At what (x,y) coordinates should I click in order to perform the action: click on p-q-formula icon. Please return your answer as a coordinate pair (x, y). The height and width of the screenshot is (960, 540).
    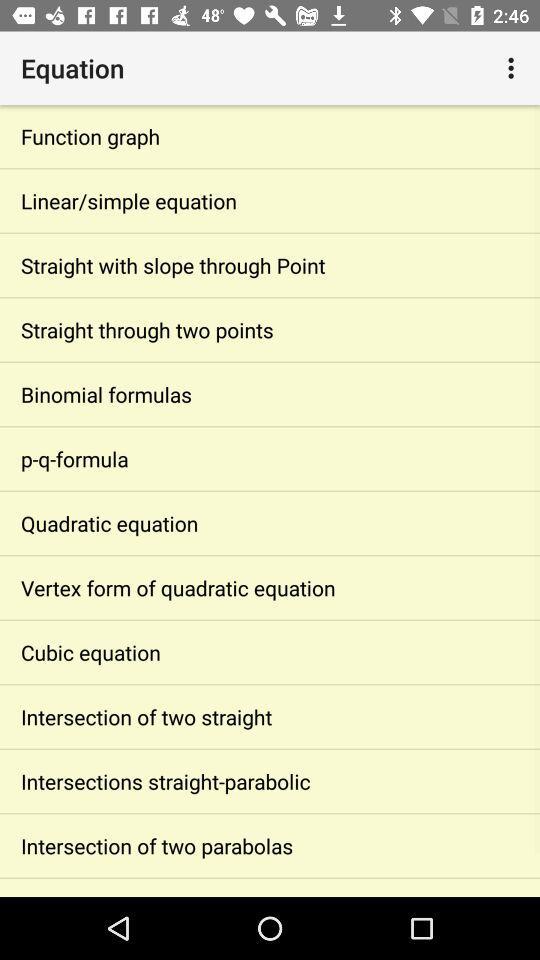
    Looking at the image, I should click on (270, 458).